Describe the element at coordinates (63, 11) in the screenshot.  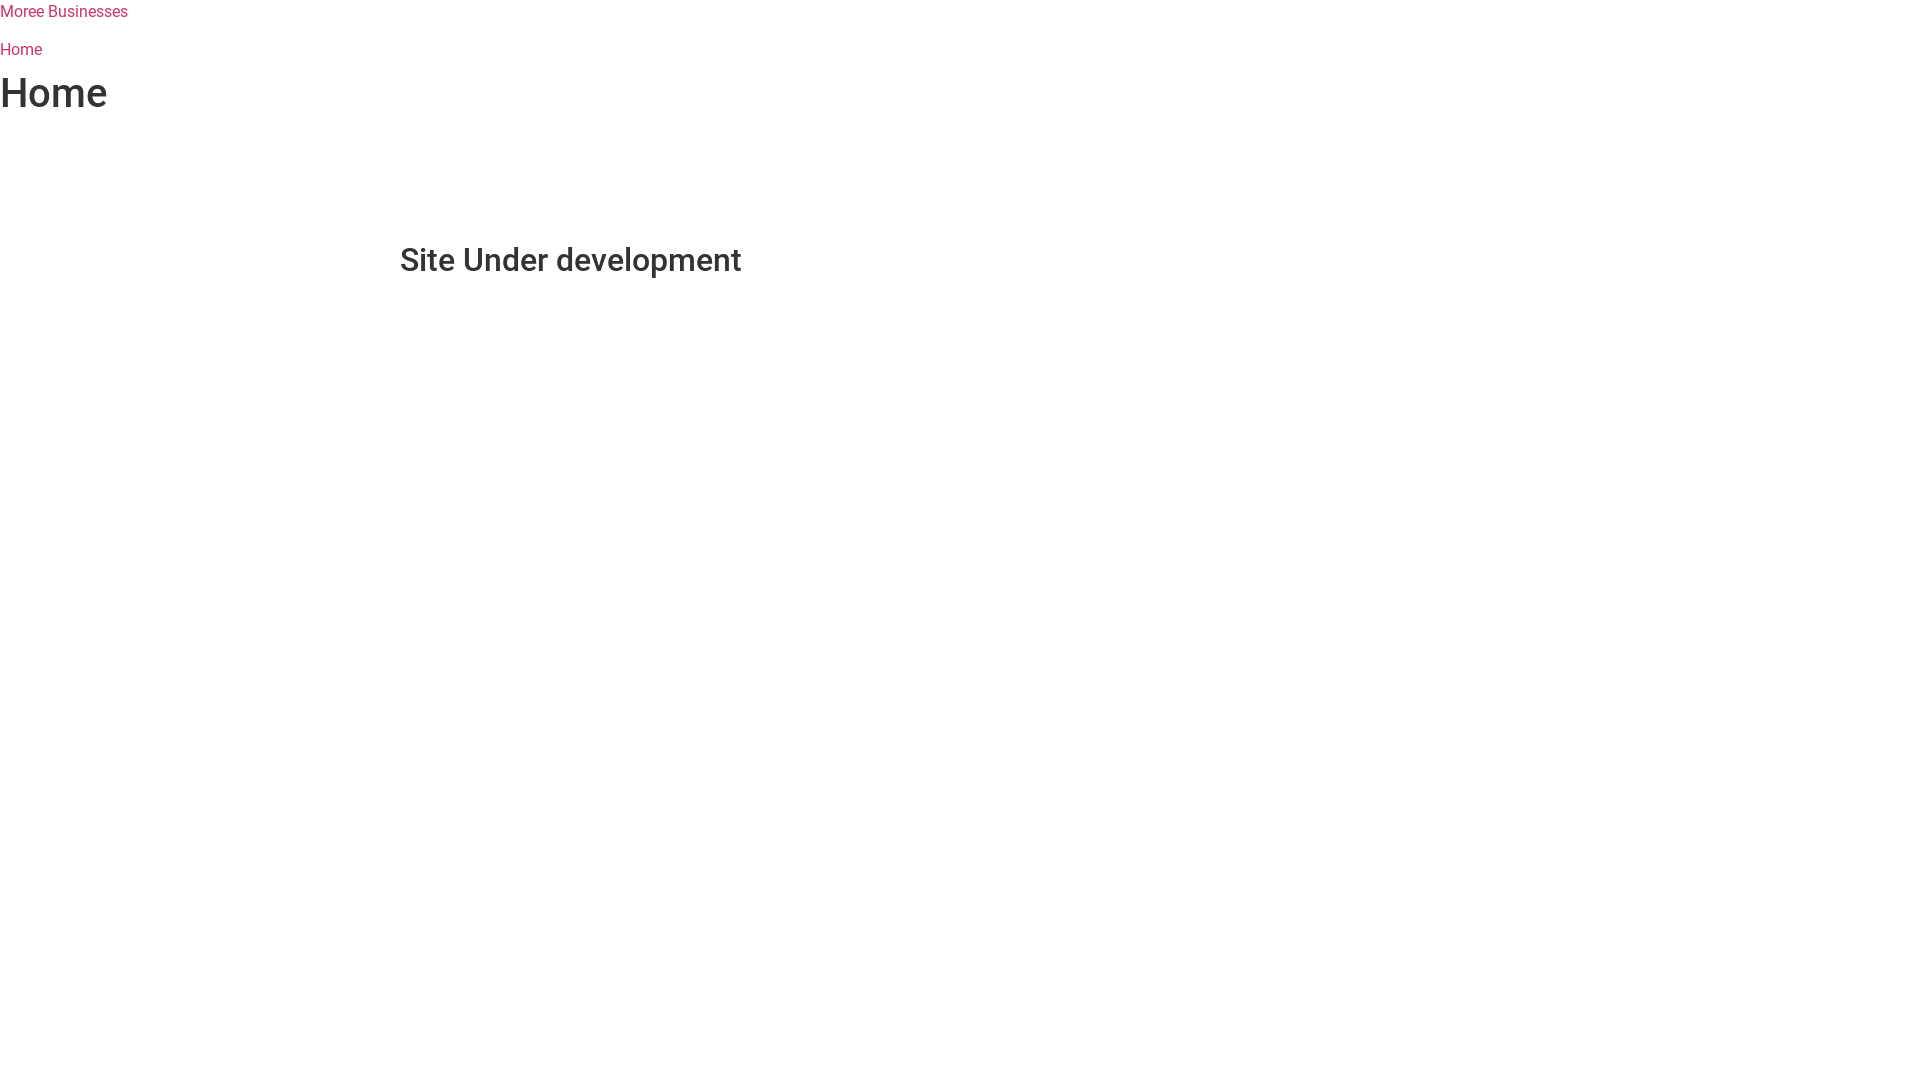
I see `'Moree Businesses'` at that location.